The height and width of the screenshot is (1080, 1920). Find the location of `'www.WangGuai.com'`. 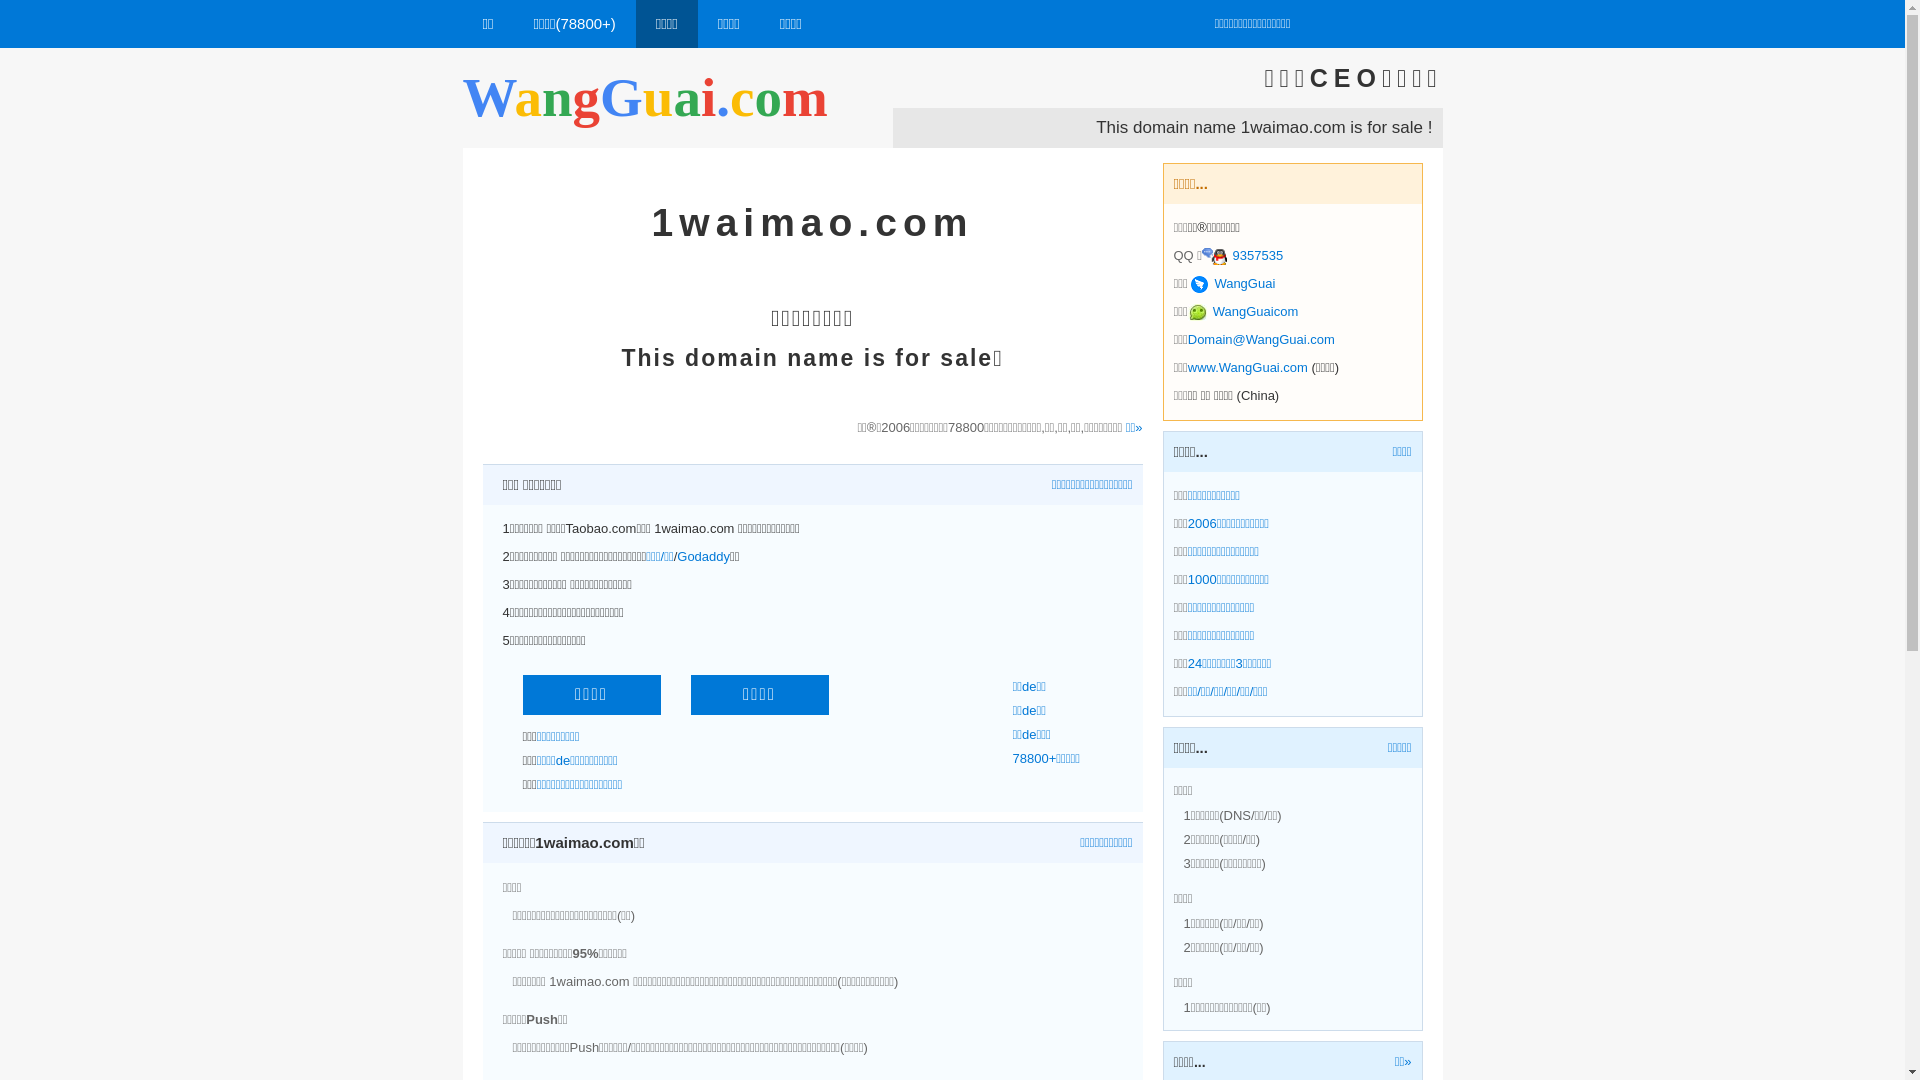

'www.WangGuai.com' is located at coordinates (1188, 367).